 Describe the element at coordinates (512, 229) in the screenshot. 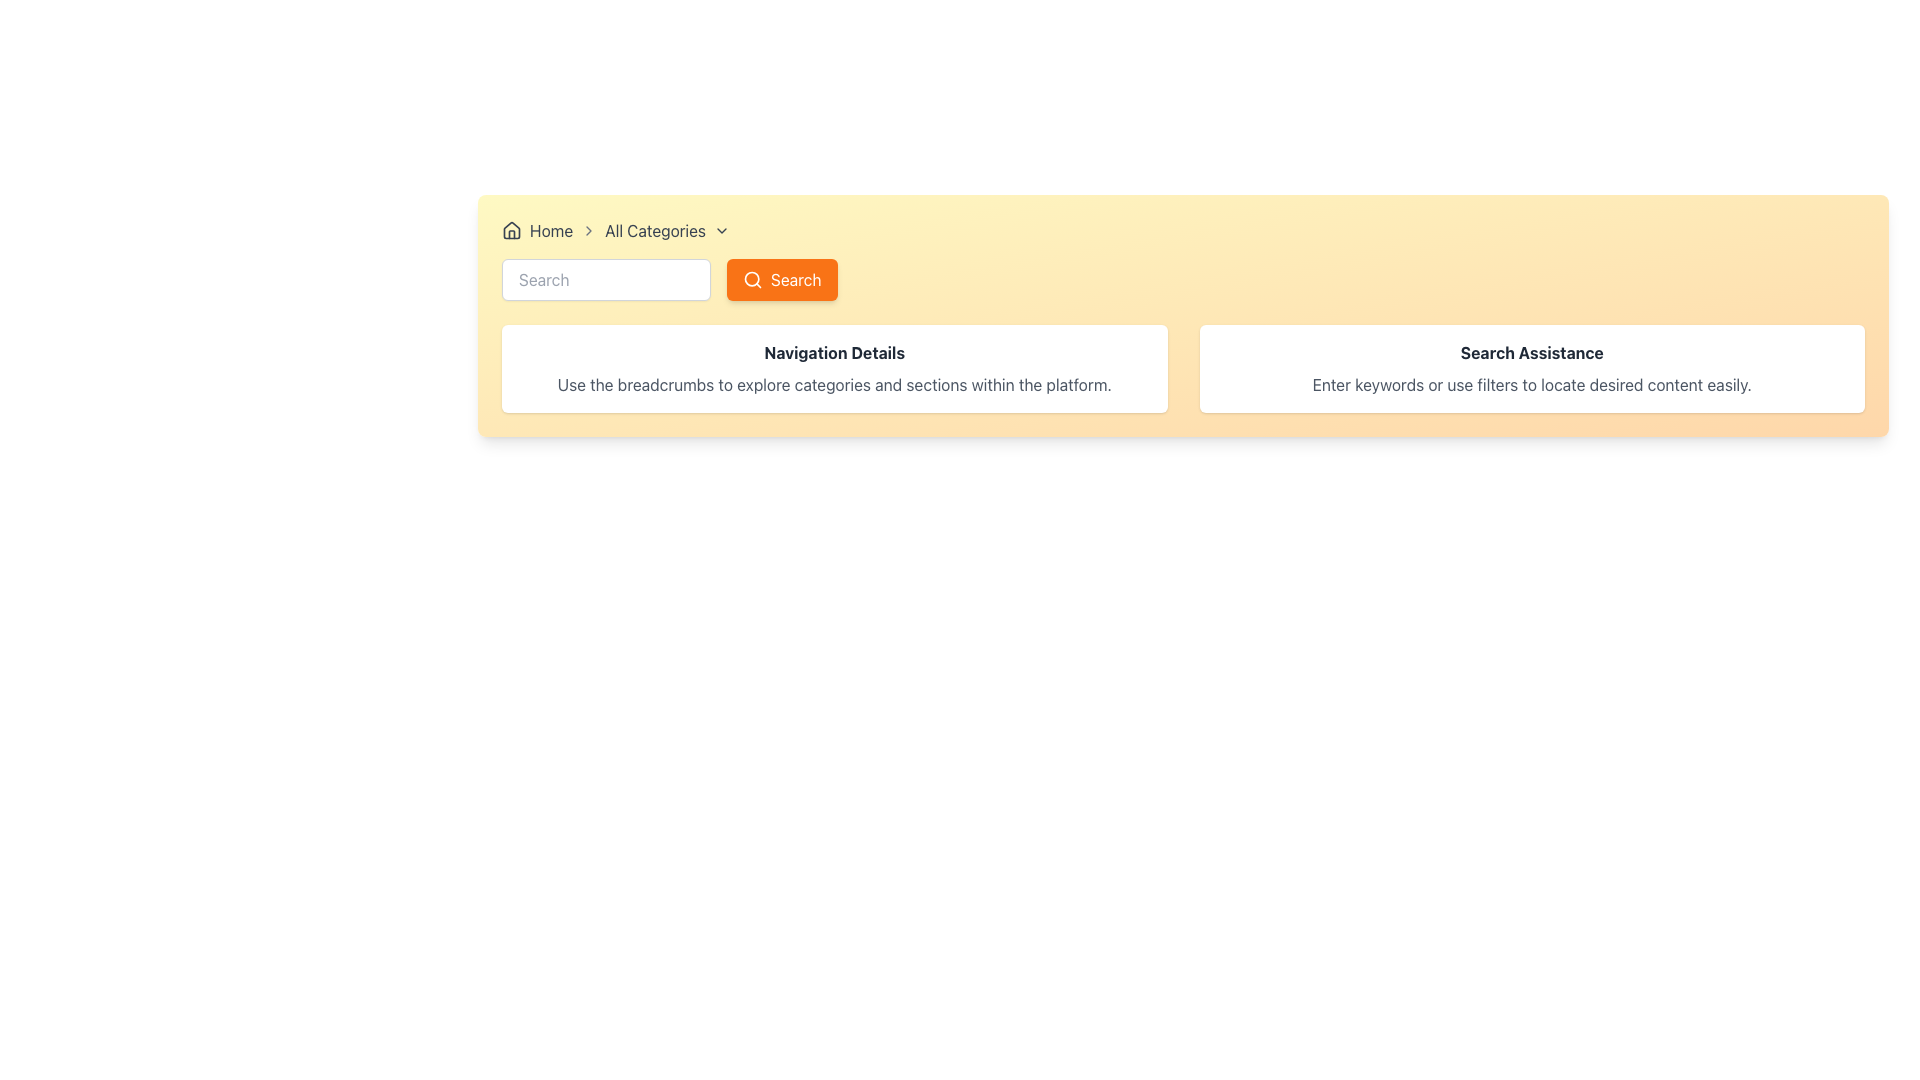

I see `the 'Home' icon located in the top left portion of the breadcrumb navigation bar` at that location.